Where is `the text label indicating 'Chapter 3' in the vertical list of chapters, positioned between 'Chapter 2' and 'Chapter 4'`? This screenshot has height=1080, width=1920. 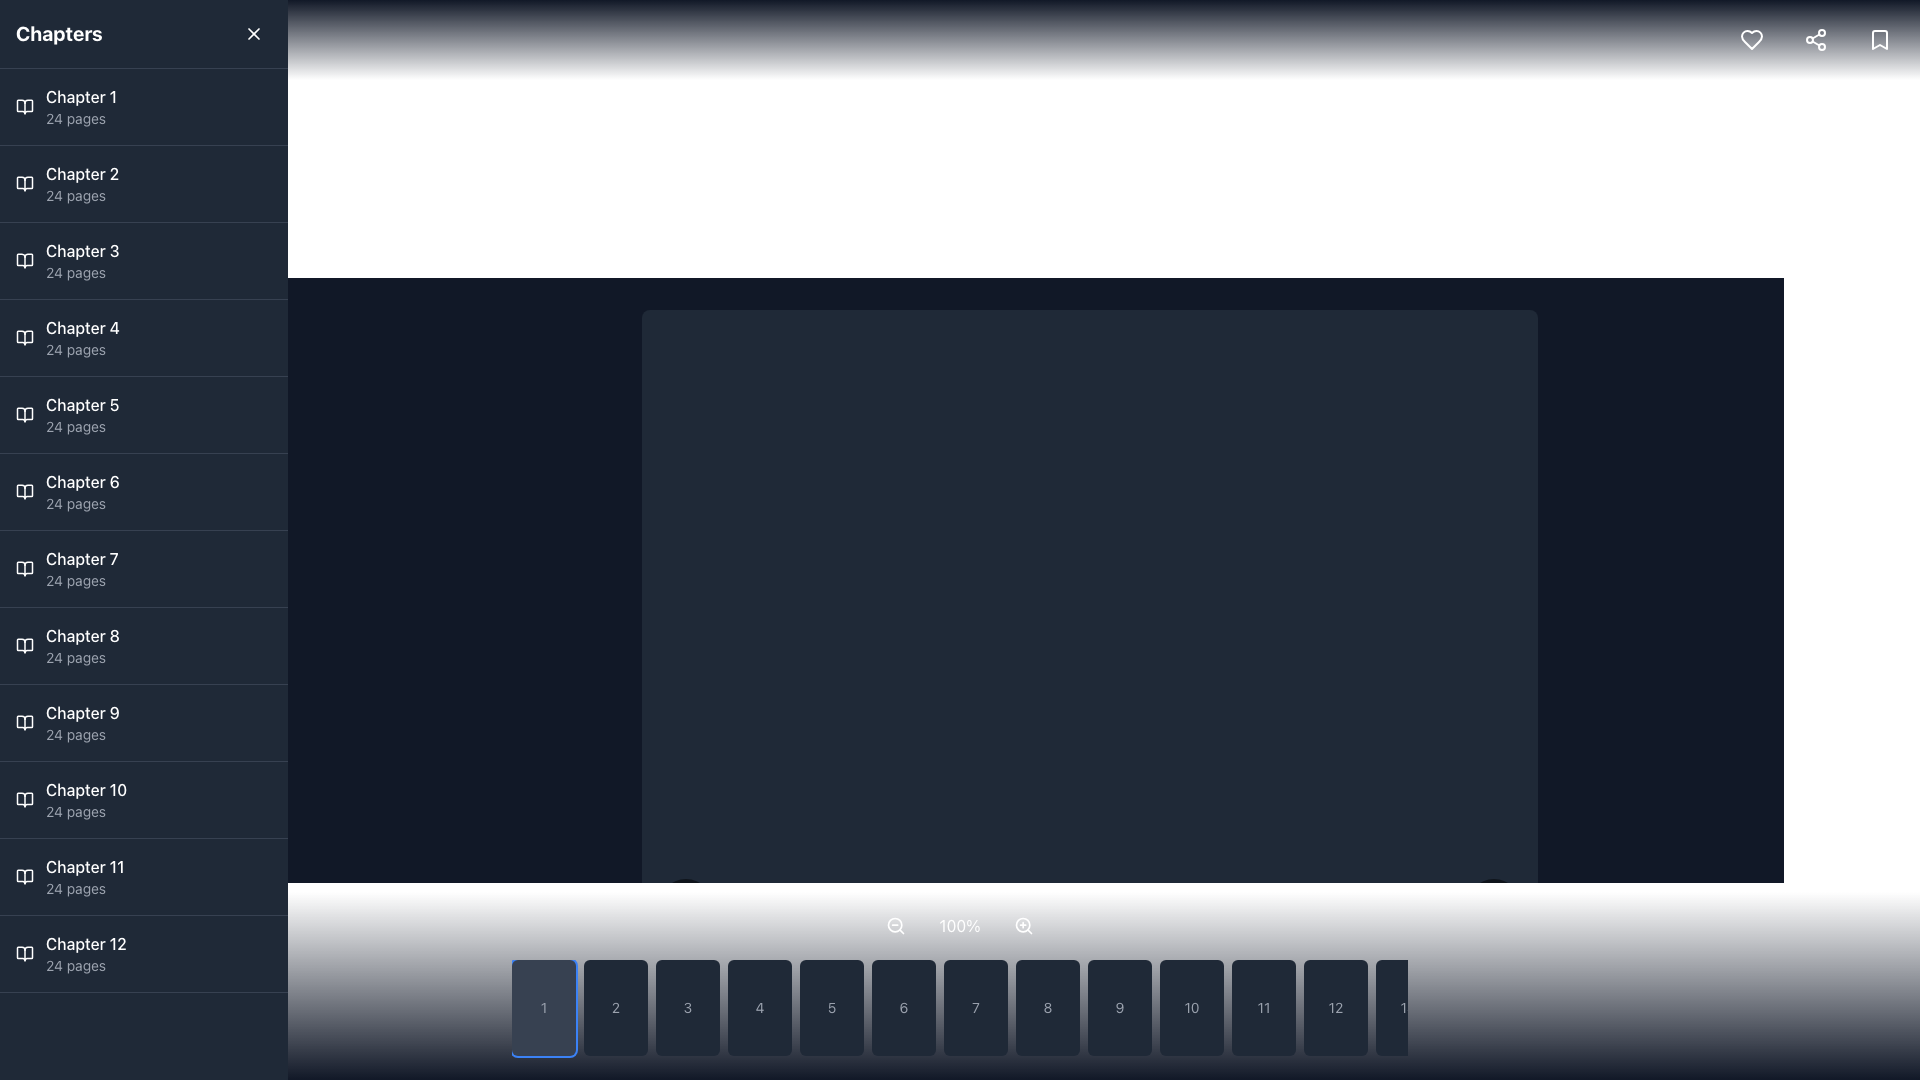
the text label indicating 'Chapter 3' in the vertical list of chapters, positioned between 'Chapter 2' and 'Chapter 4' is located at coordinates (81, 249).